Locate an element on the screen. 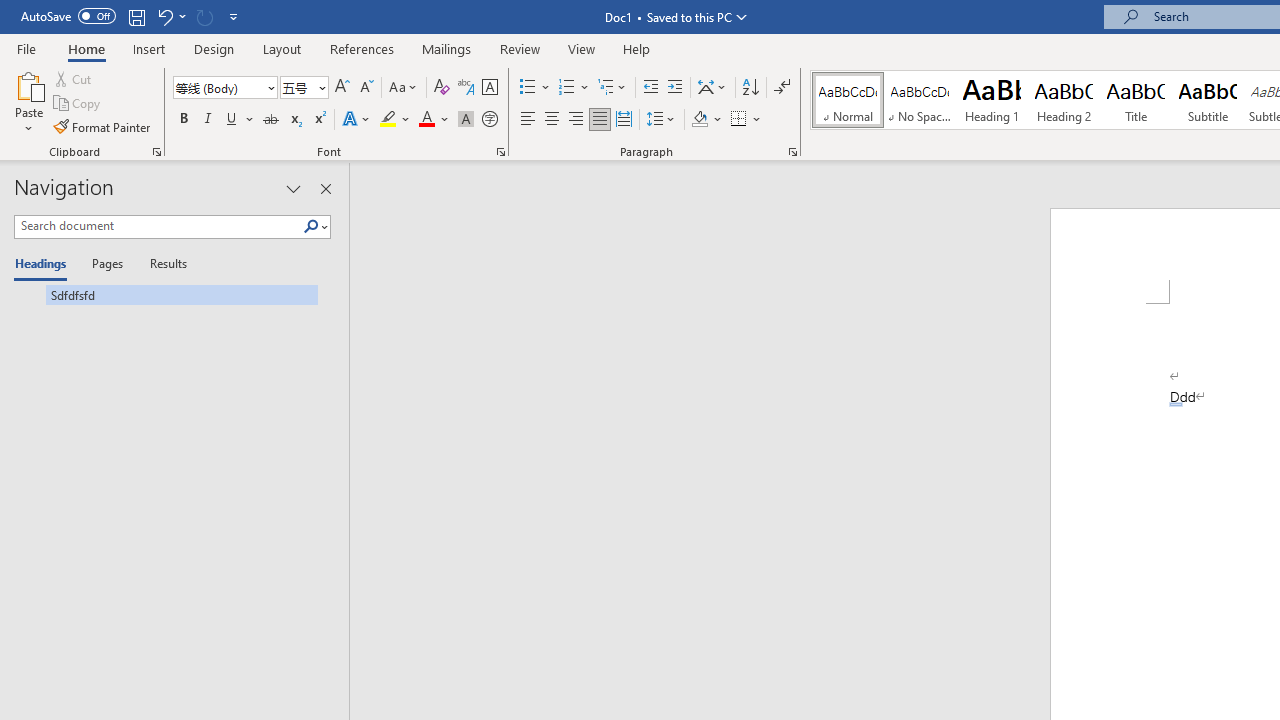 Image resolution: width=1280 pixels, height=720 pixels. 'Cut' is located at coordinates (74, 78).